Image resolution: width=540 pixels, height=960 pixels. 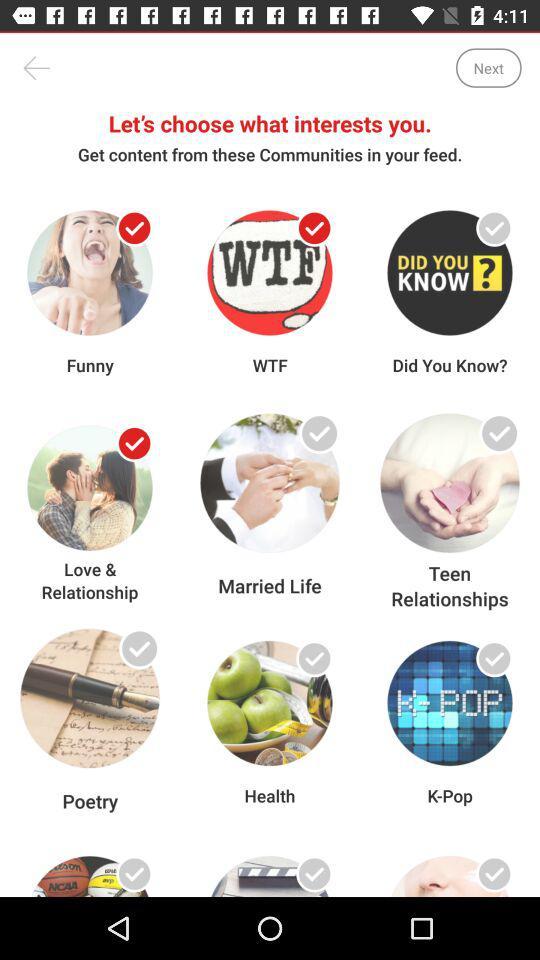 I want to click on choose the content you wan na see in the feed, so click(x=314, y=228).